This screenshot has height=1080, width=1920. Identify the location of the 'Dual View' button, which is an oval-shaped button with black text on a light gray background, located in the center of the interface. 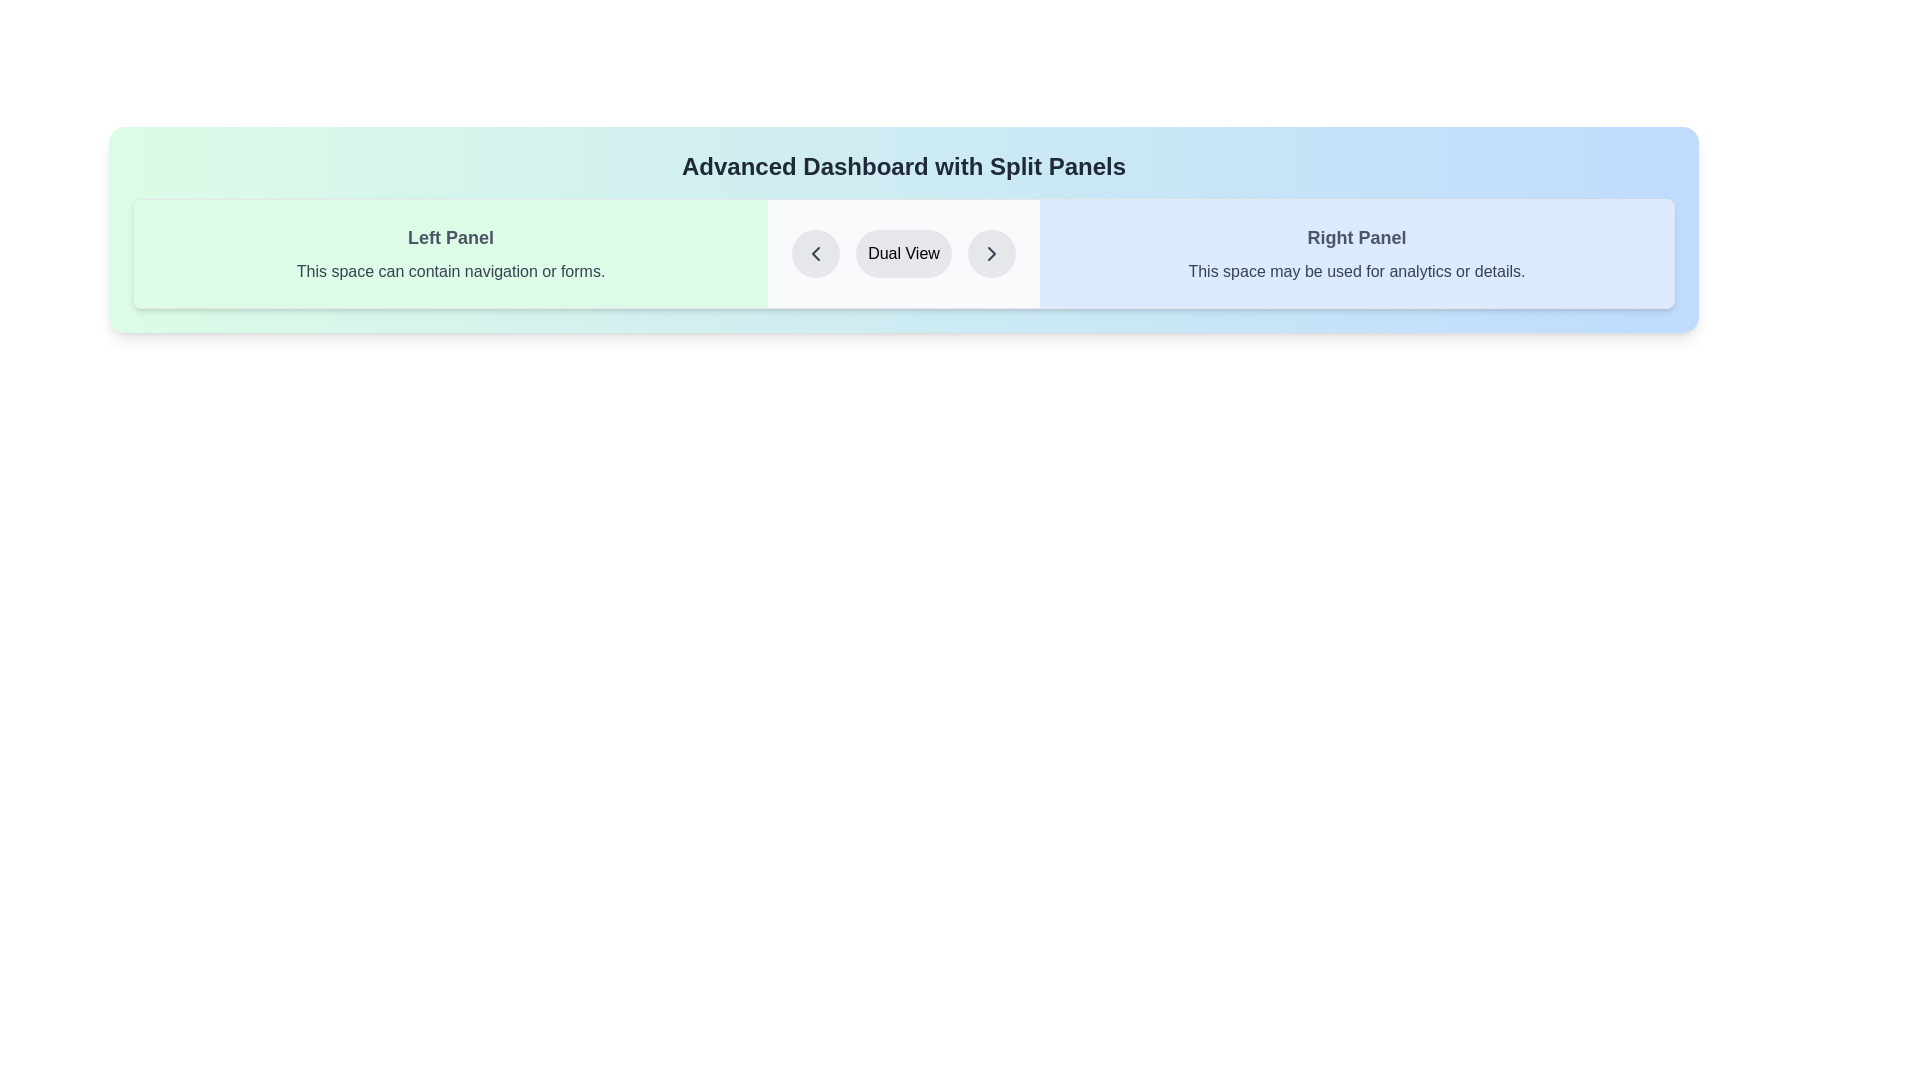
(902, 253).